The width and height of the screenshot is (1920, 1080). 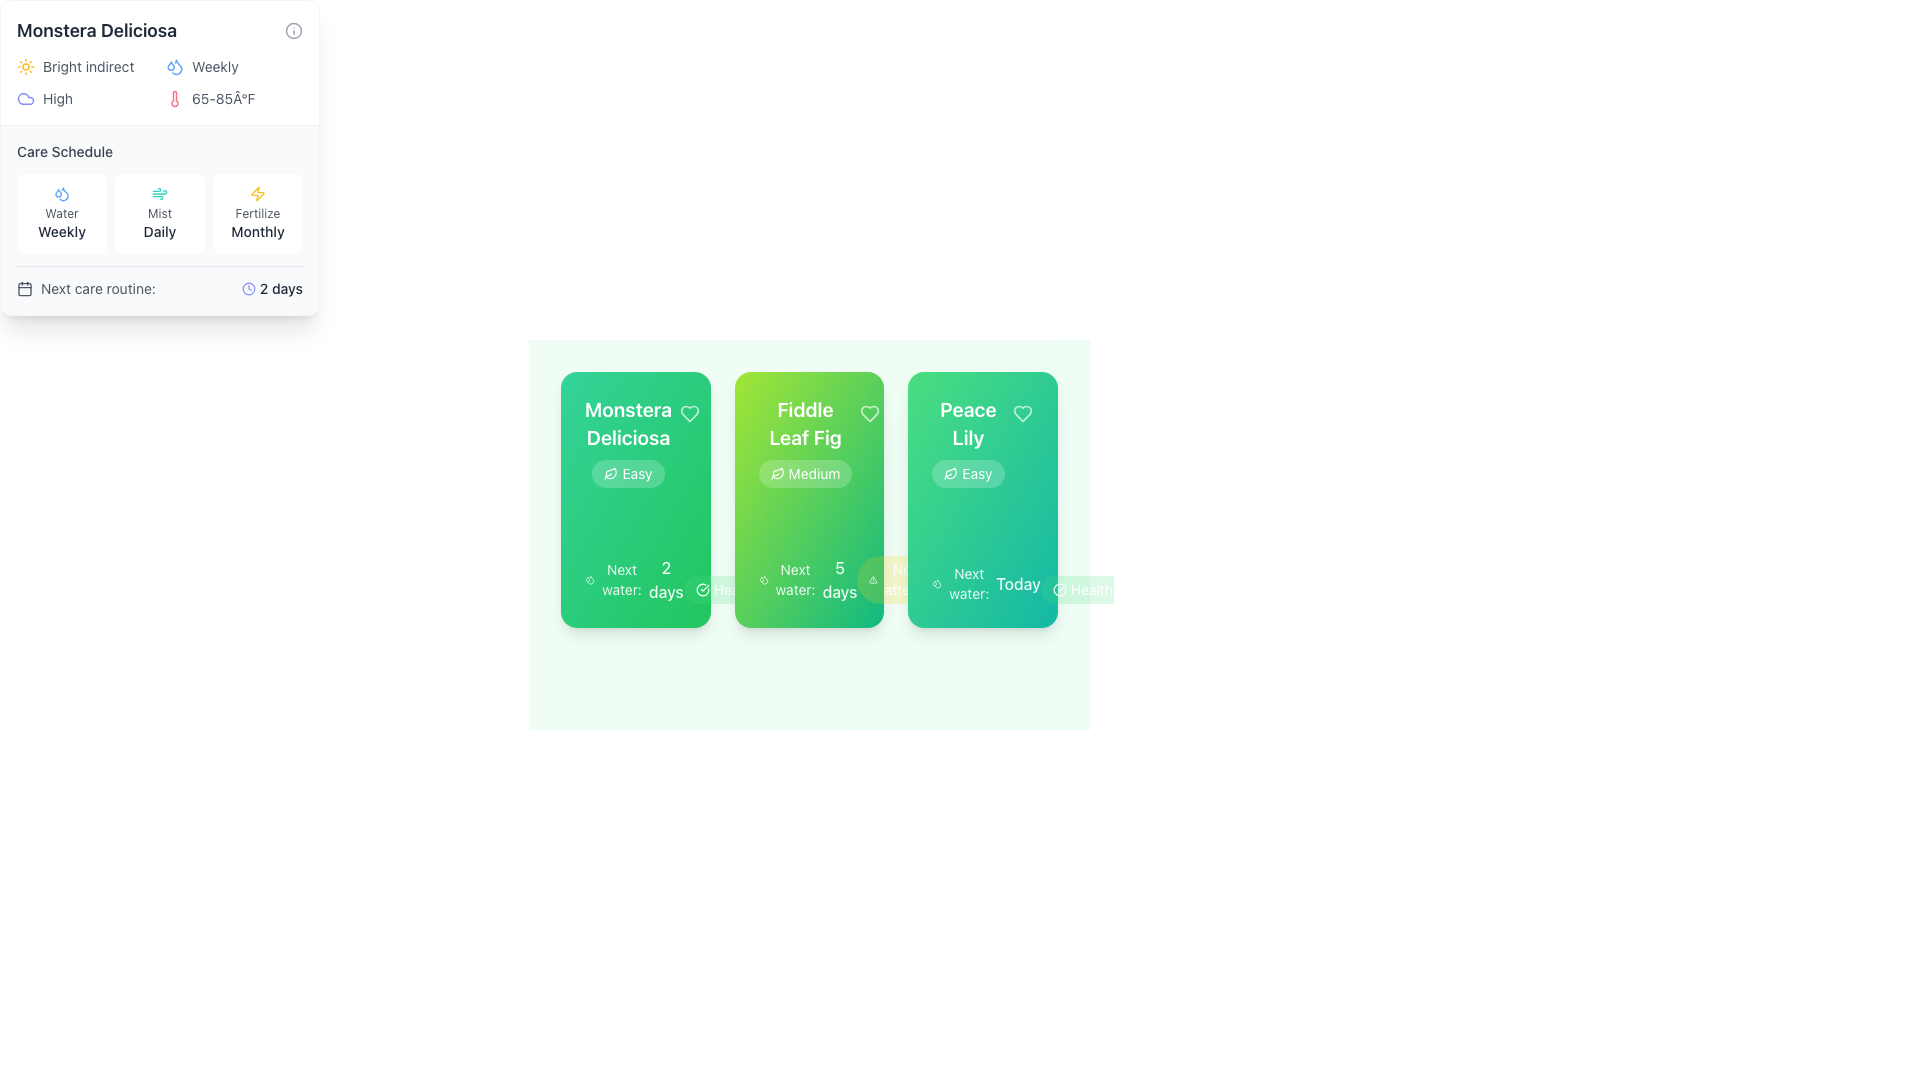 What do you see at coordinates (627, 474) in the screenshot?
I see `the content of the pill-shaped label displaying 'Easy' with a green background, located in the bottom left of the 'Monstera Deliciosa' card, below the card title` at bounding box center [627, 474].